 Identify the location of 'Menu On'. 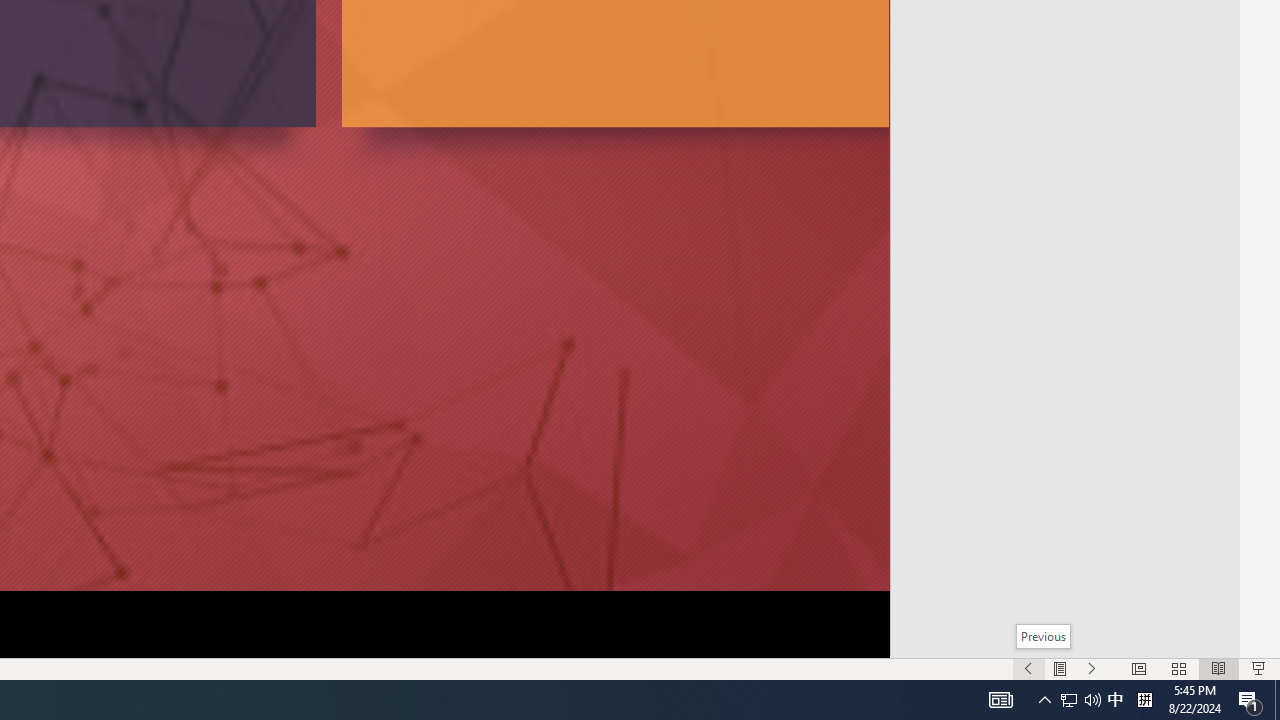
(1059, 669).